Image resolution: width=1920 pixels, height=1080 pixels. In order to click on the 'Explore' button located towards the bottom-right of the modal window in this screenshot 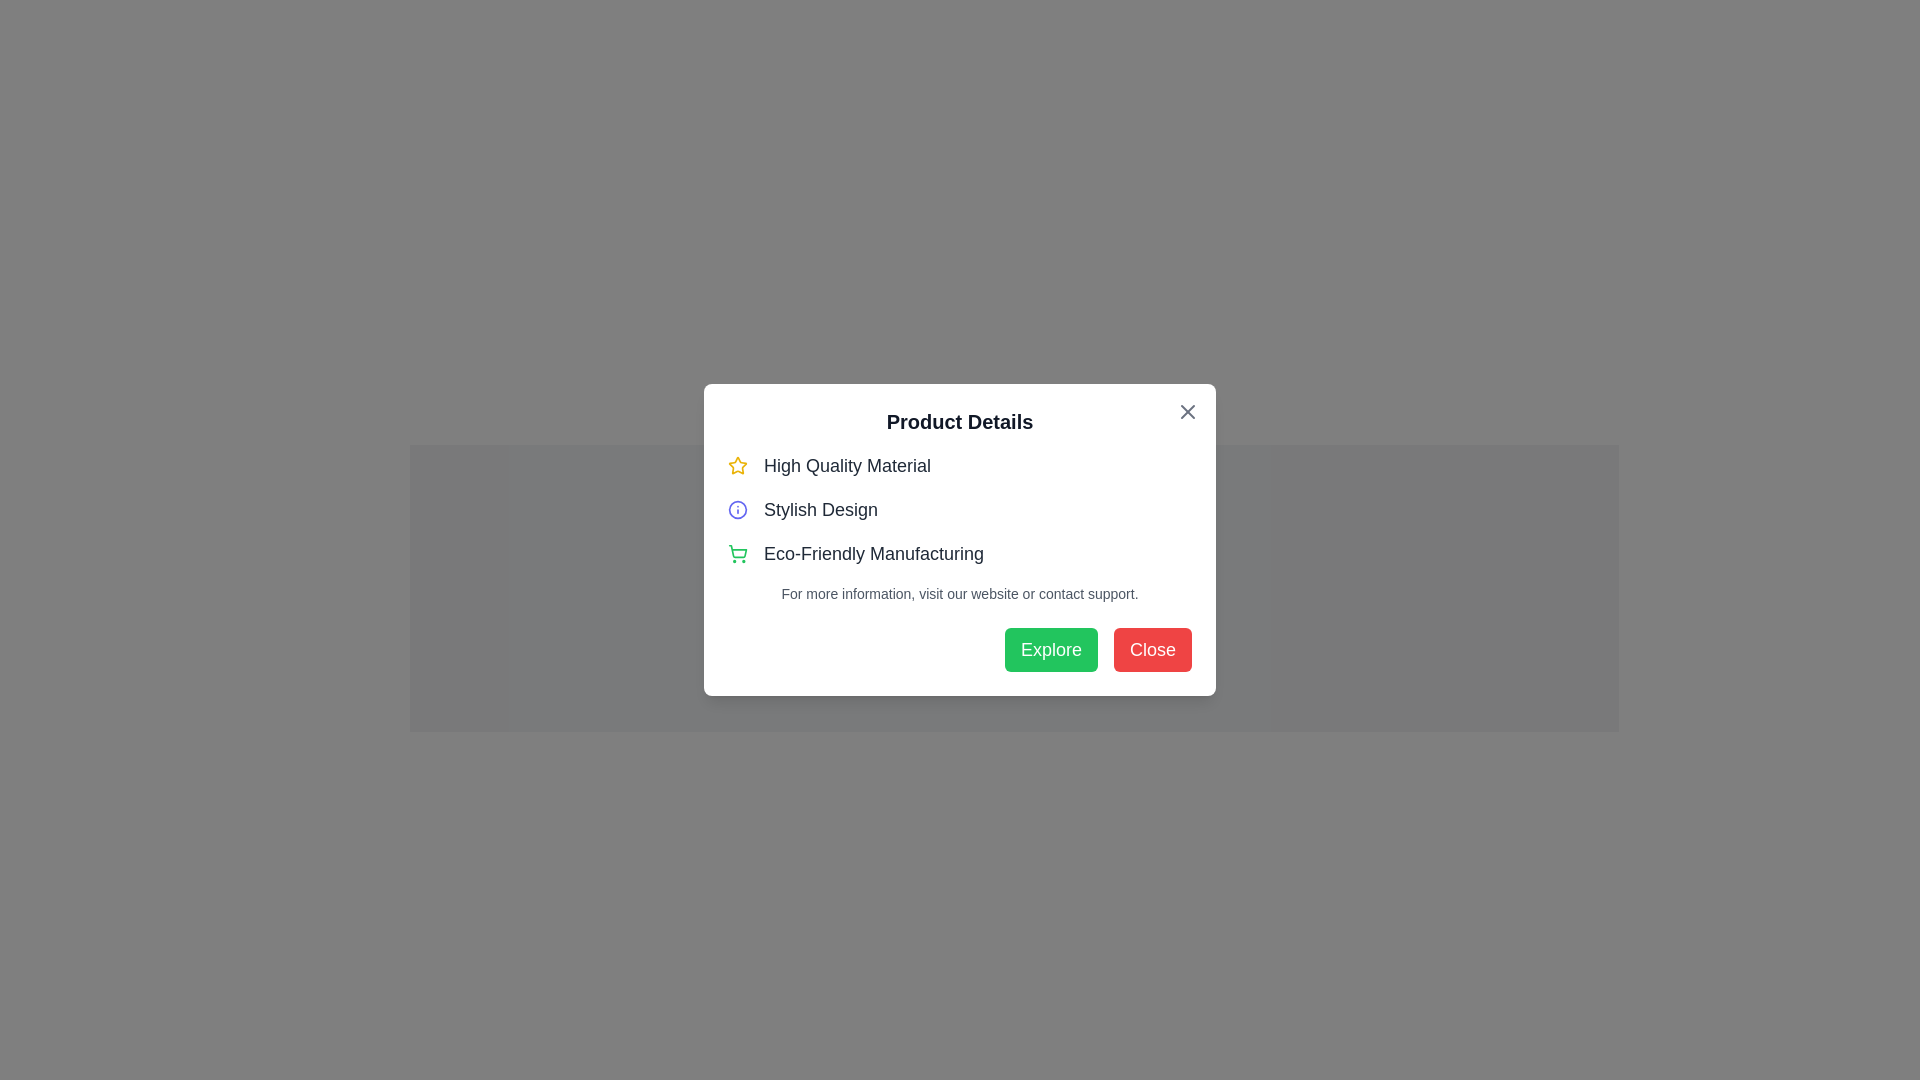, I will do `click(1050, 650)`.